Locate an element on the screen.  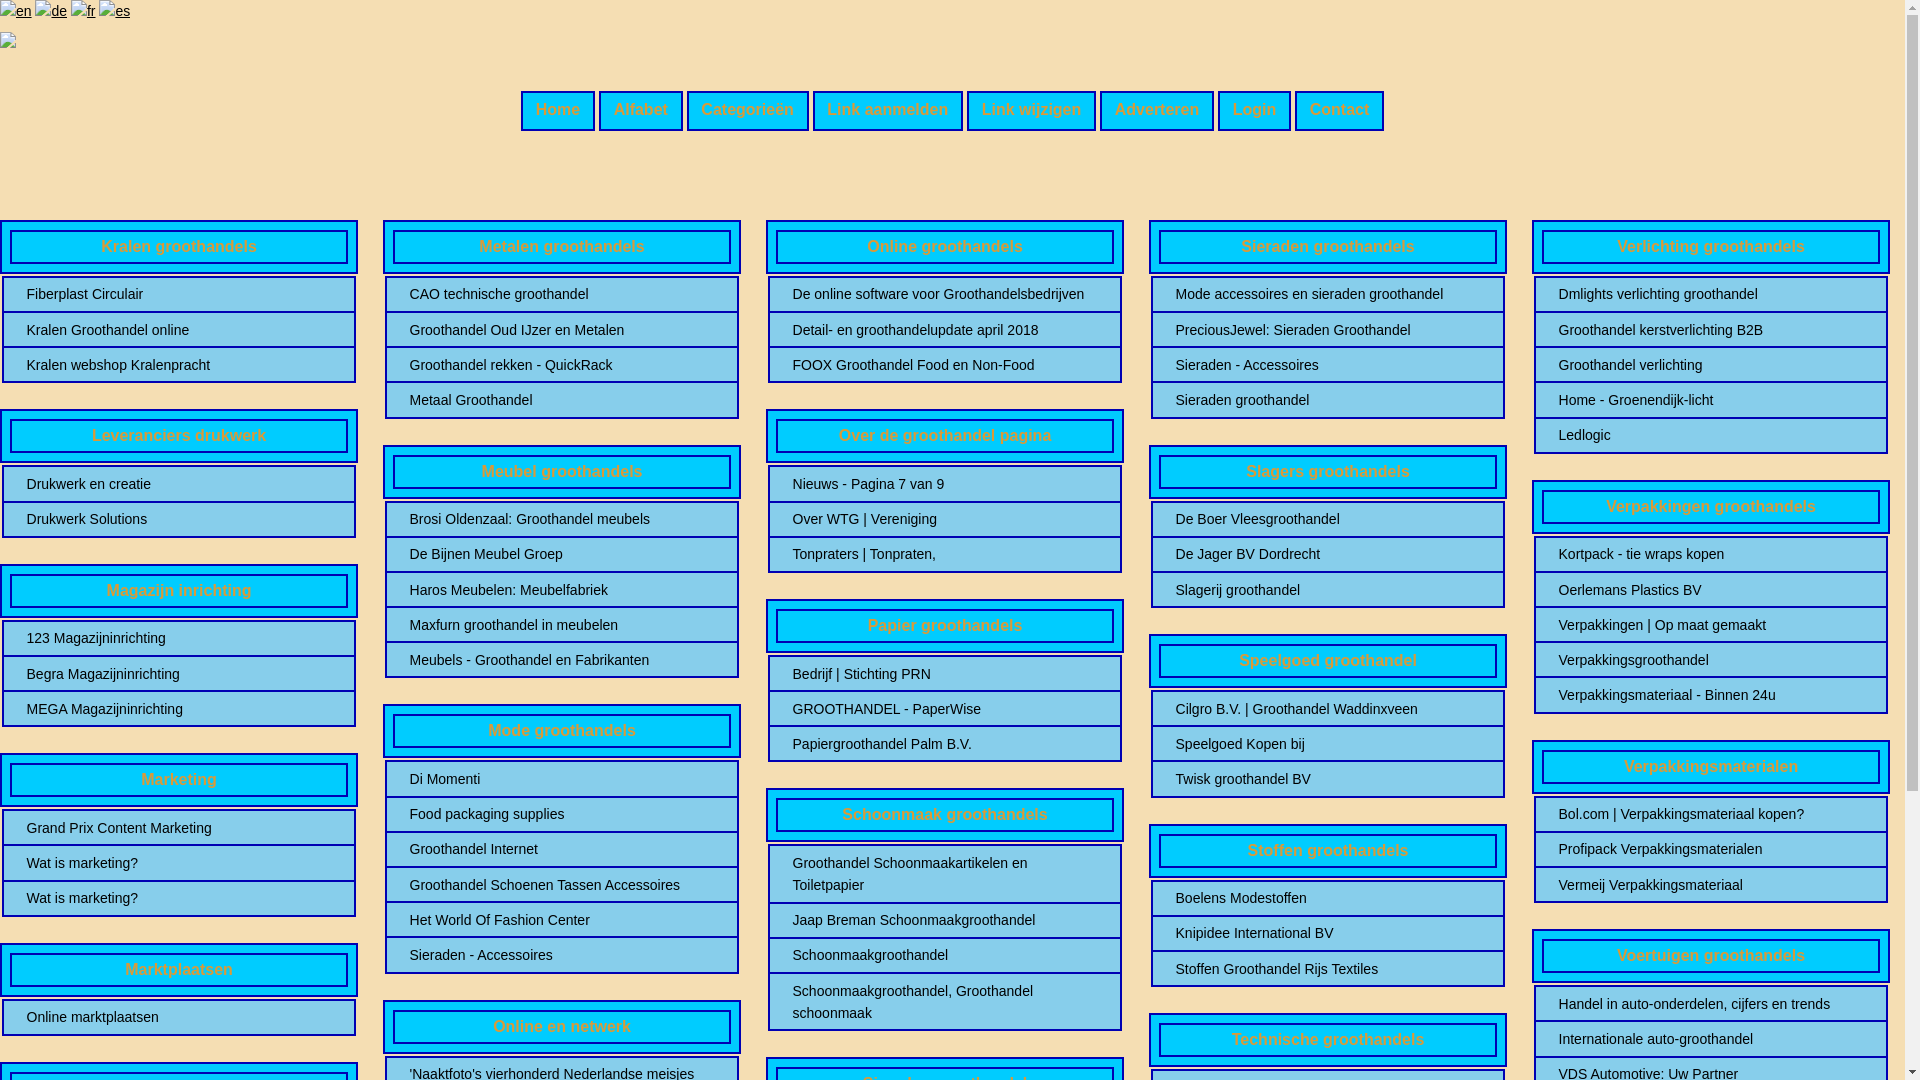
'Slagerij groothandel' is located at coordinates (1328, 589).